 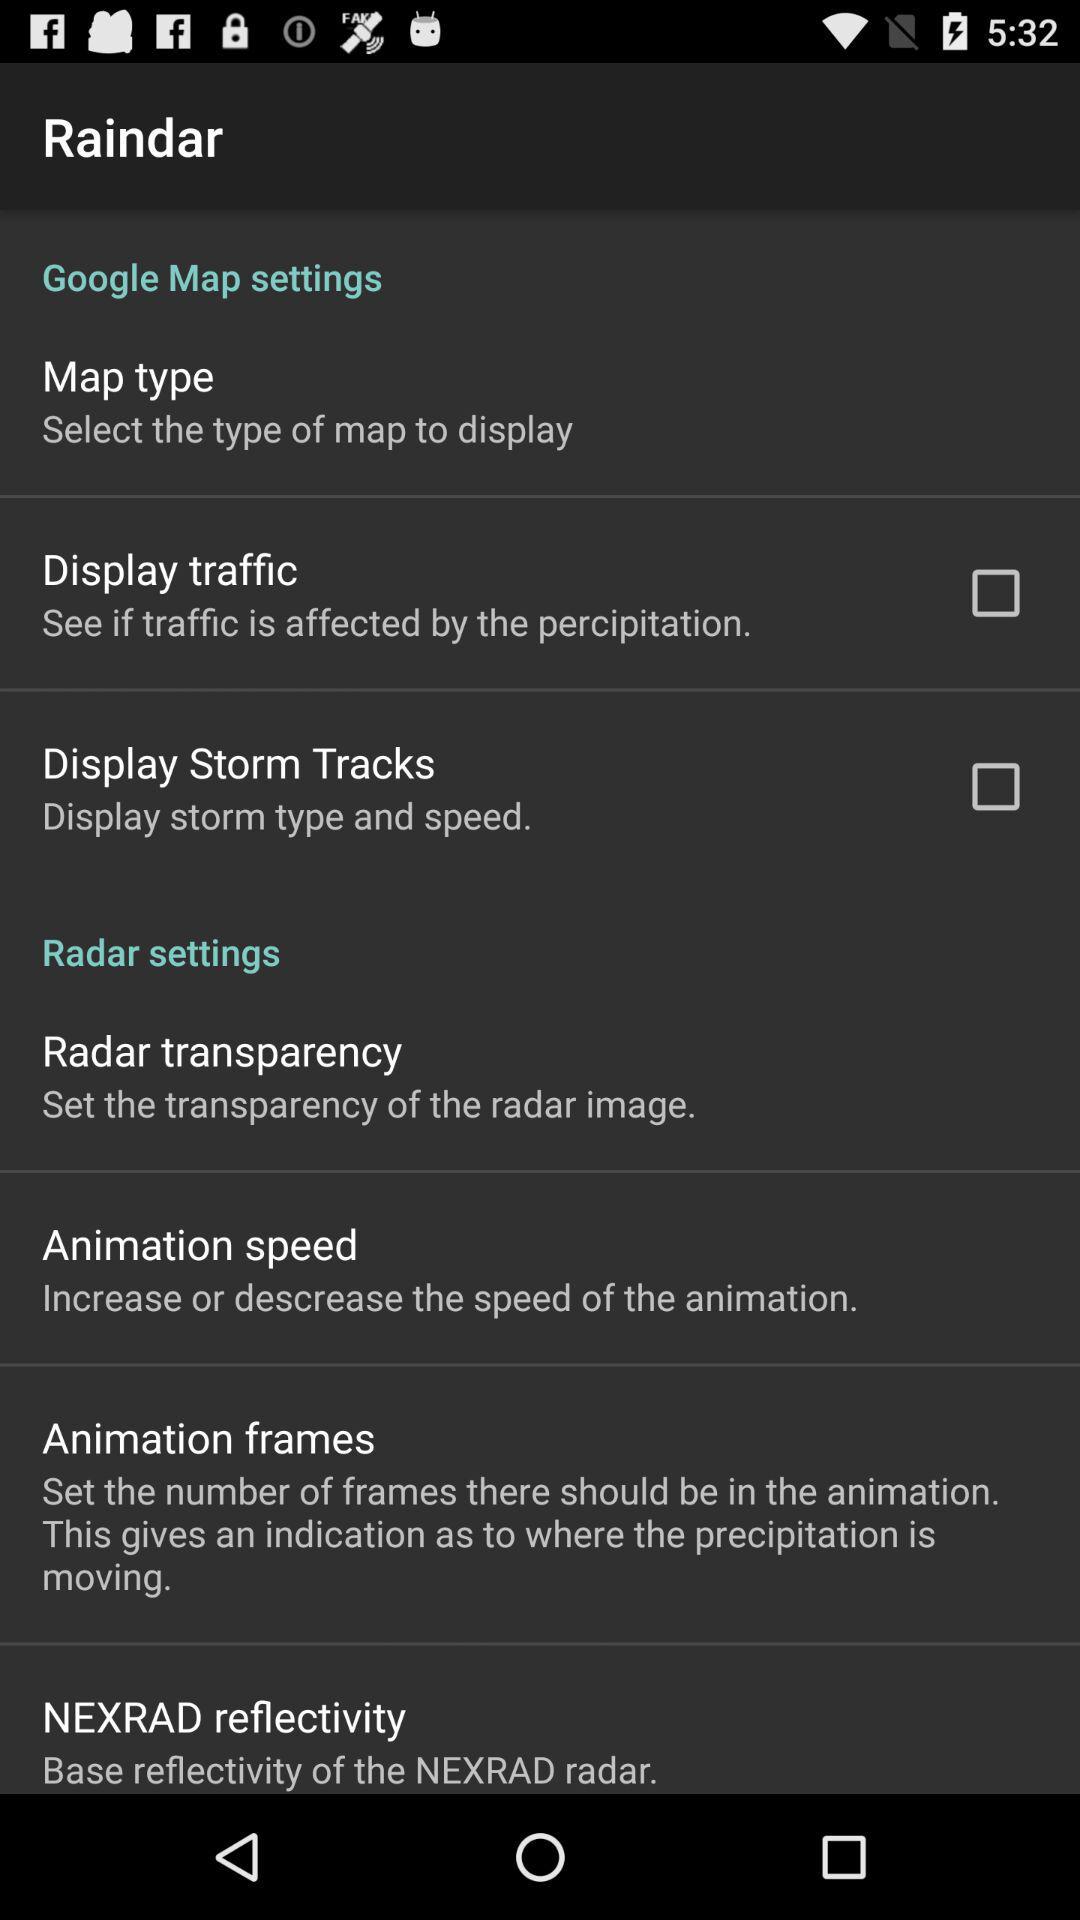 I want to click on increase or descrease item, so click(x=450, y=1296).